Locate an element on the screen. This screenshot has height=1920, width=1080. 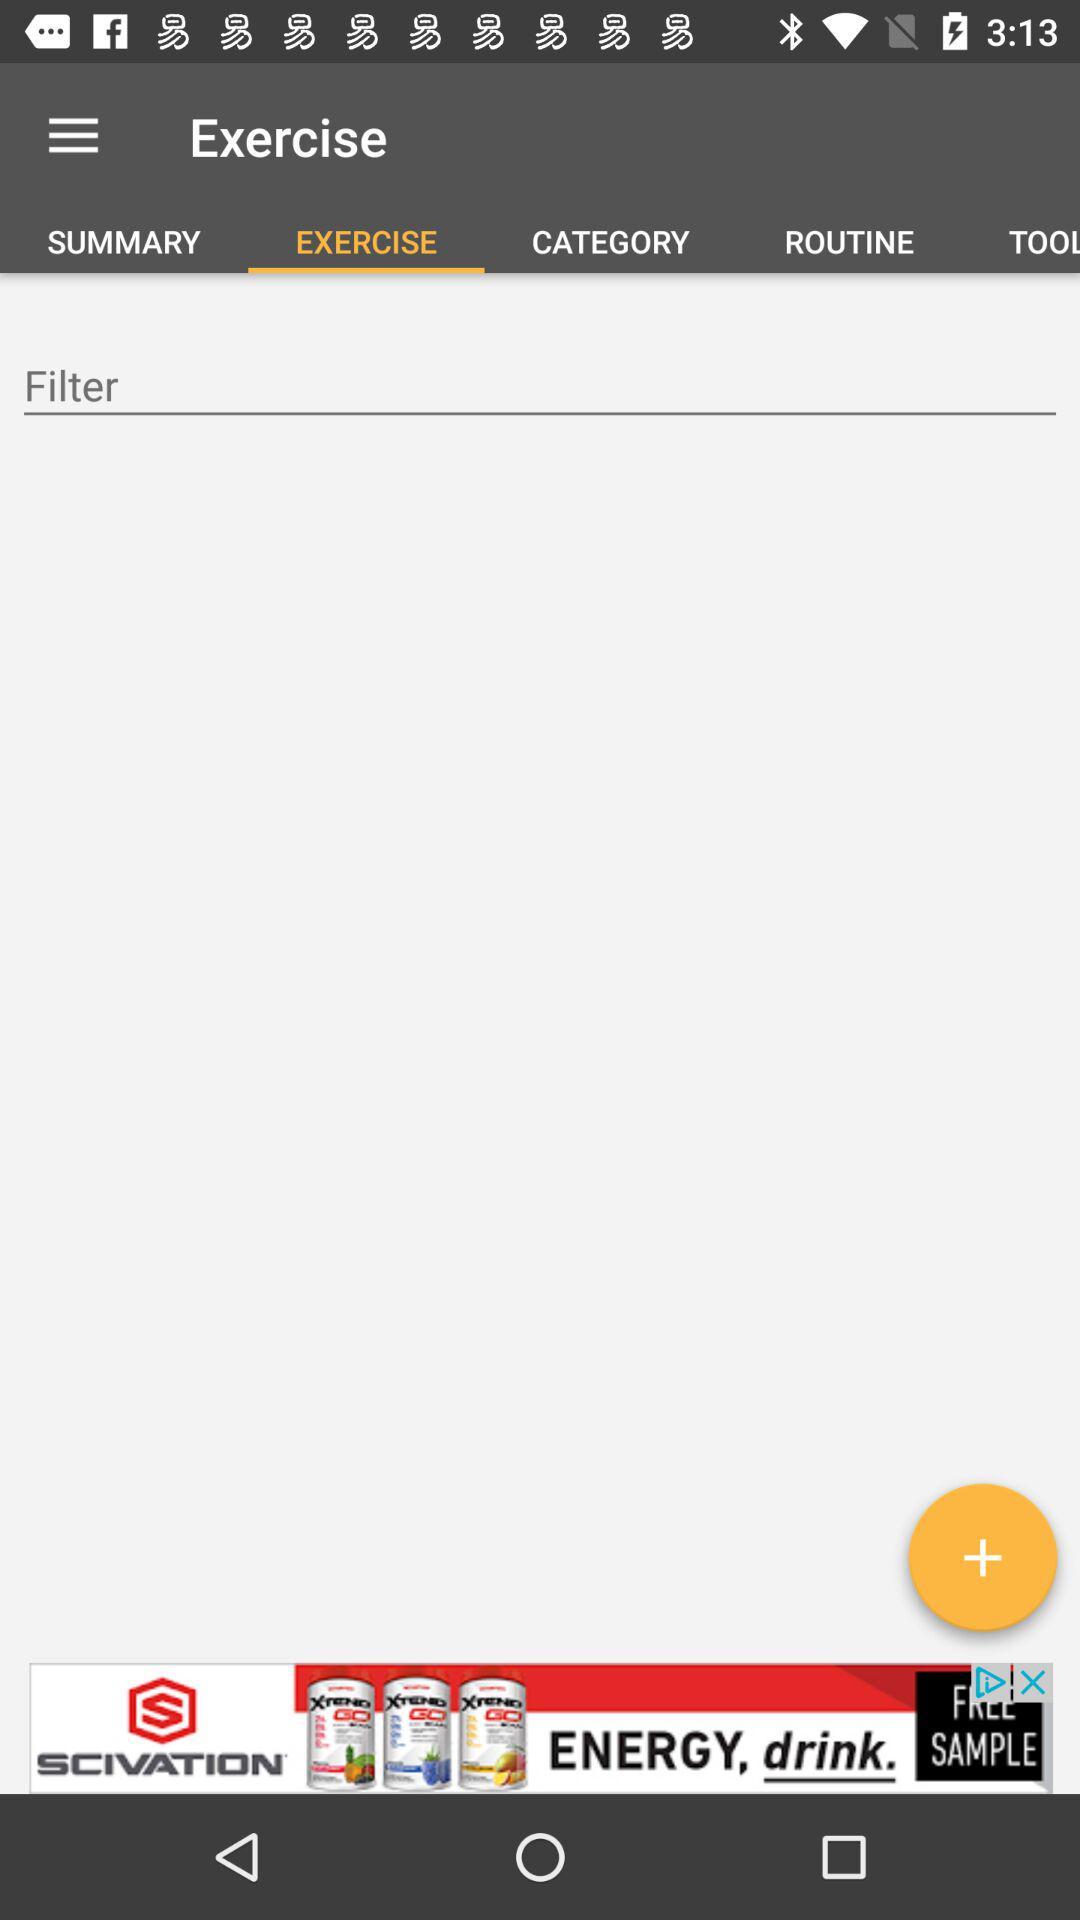
item is located at coordinates (981, 1564).